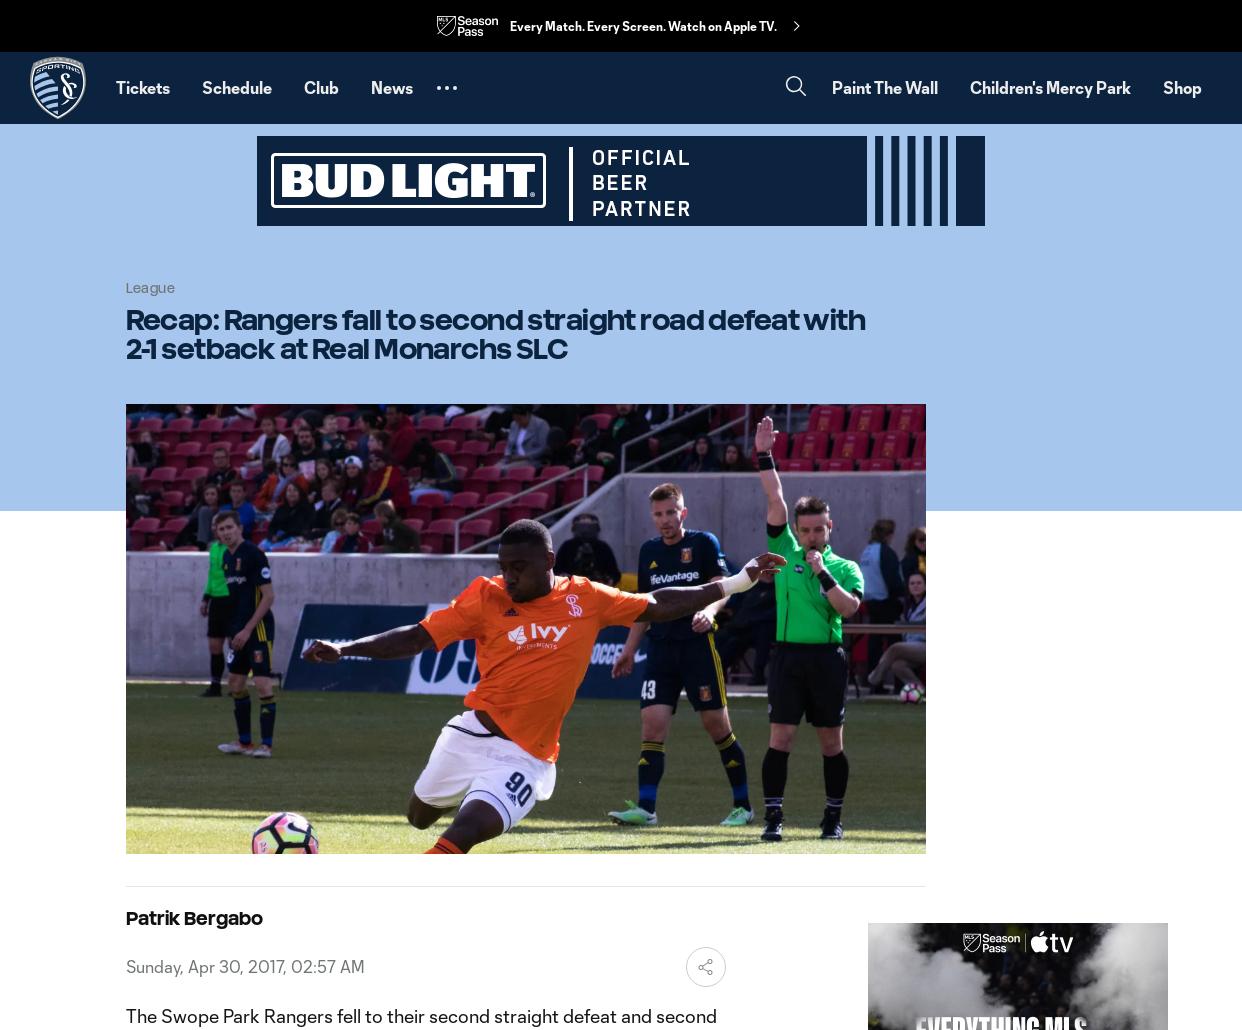 The image size is (1242, 1030). I want to click on 'Recap: Rangers fall to second straight road defeat with 2-1 setback at Real Monarchs SLC', so click(495, 332).